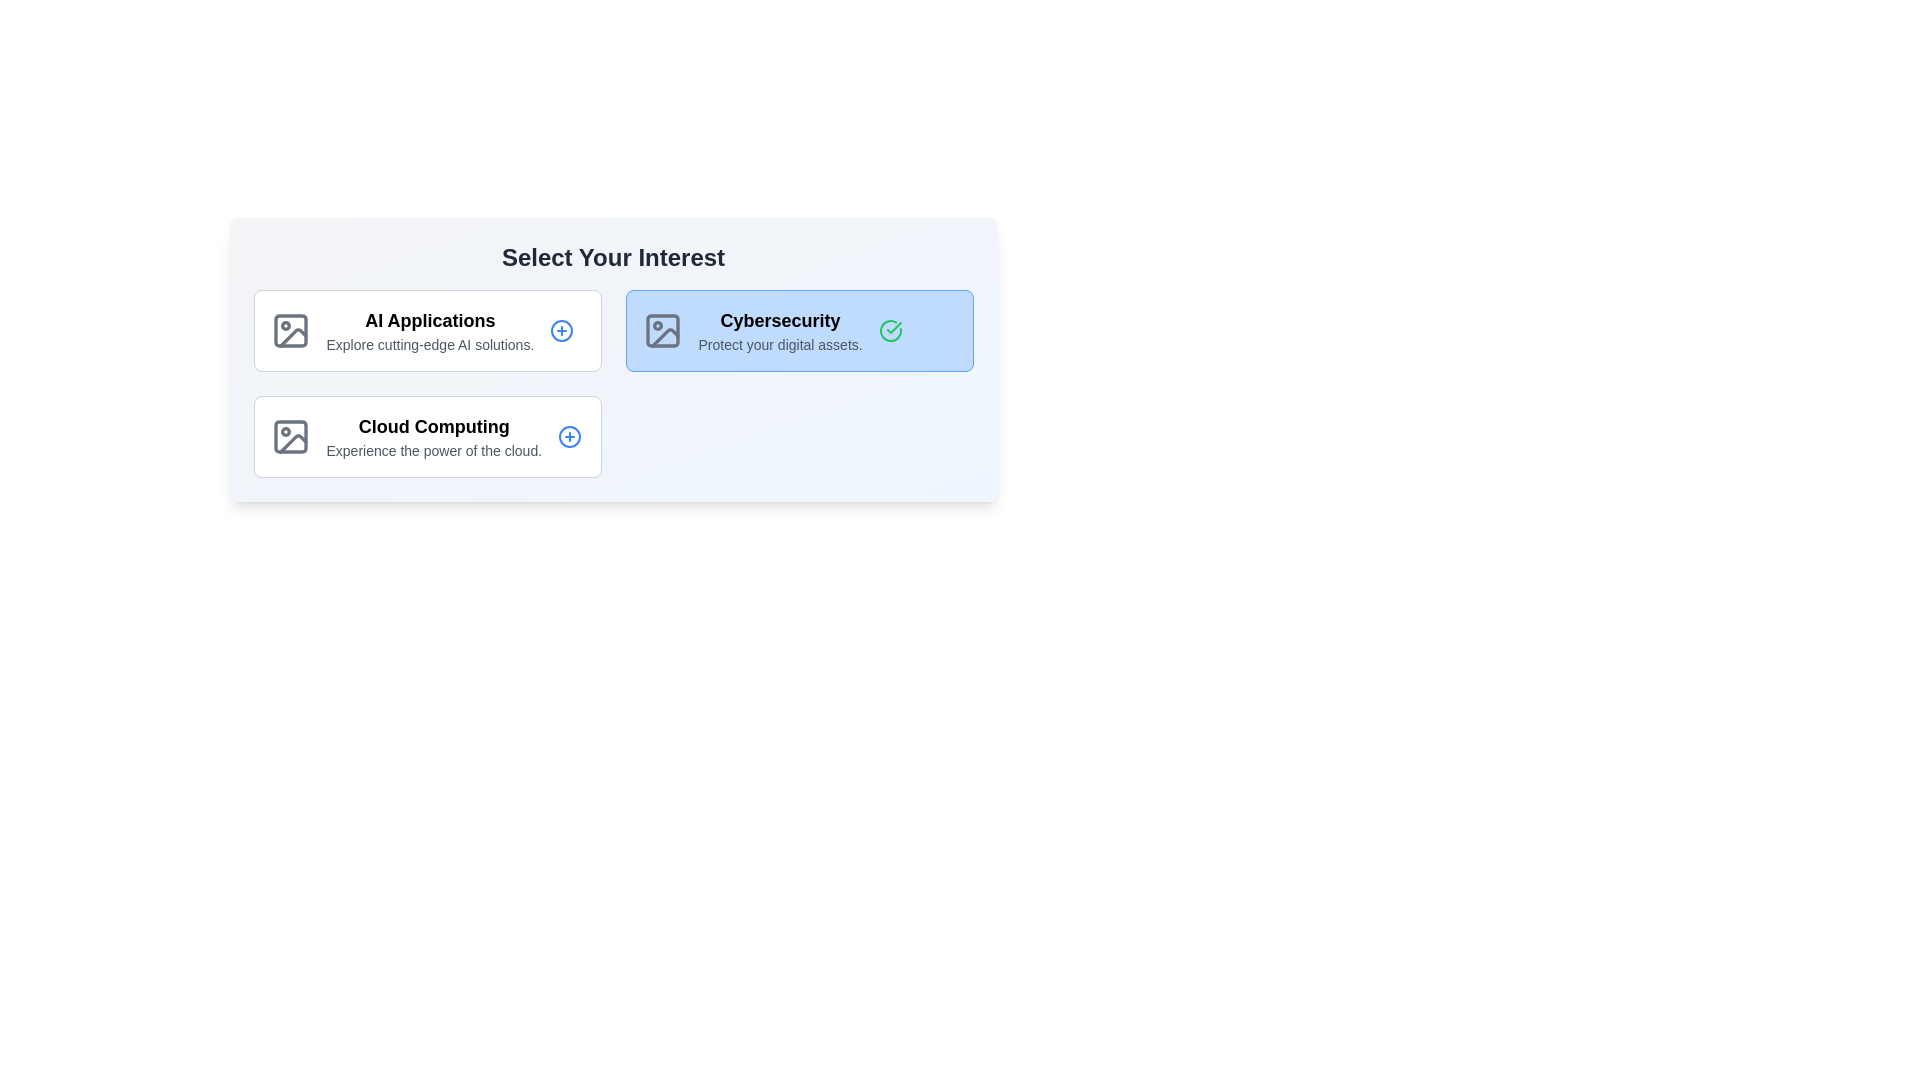  Describe the element at coordinates (426, 435) in the screenshot. I see `the card titled Cloud Computing` at that location.